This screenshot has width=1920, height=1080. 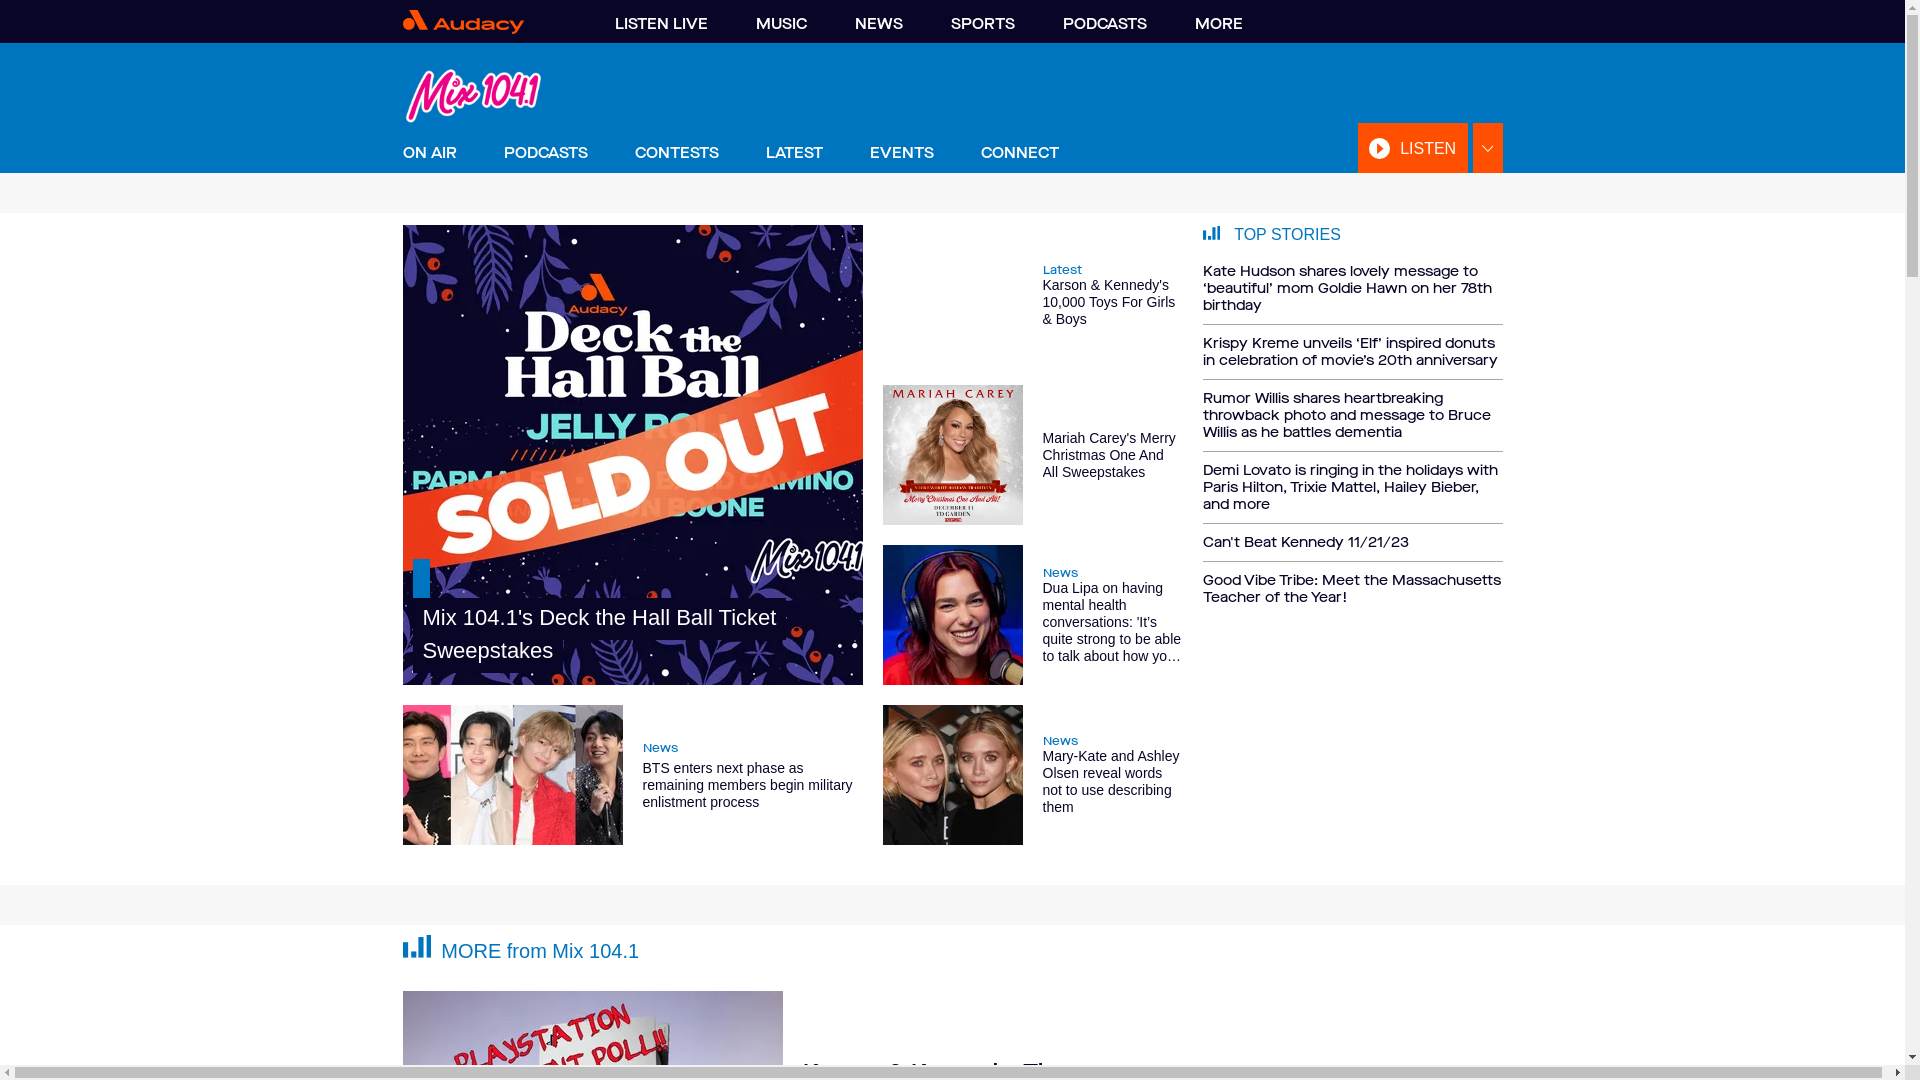 What do you see at coordinates (427, 152) in the screenshot?
I see `'ON AIR'` at bounding box center [427, 152].